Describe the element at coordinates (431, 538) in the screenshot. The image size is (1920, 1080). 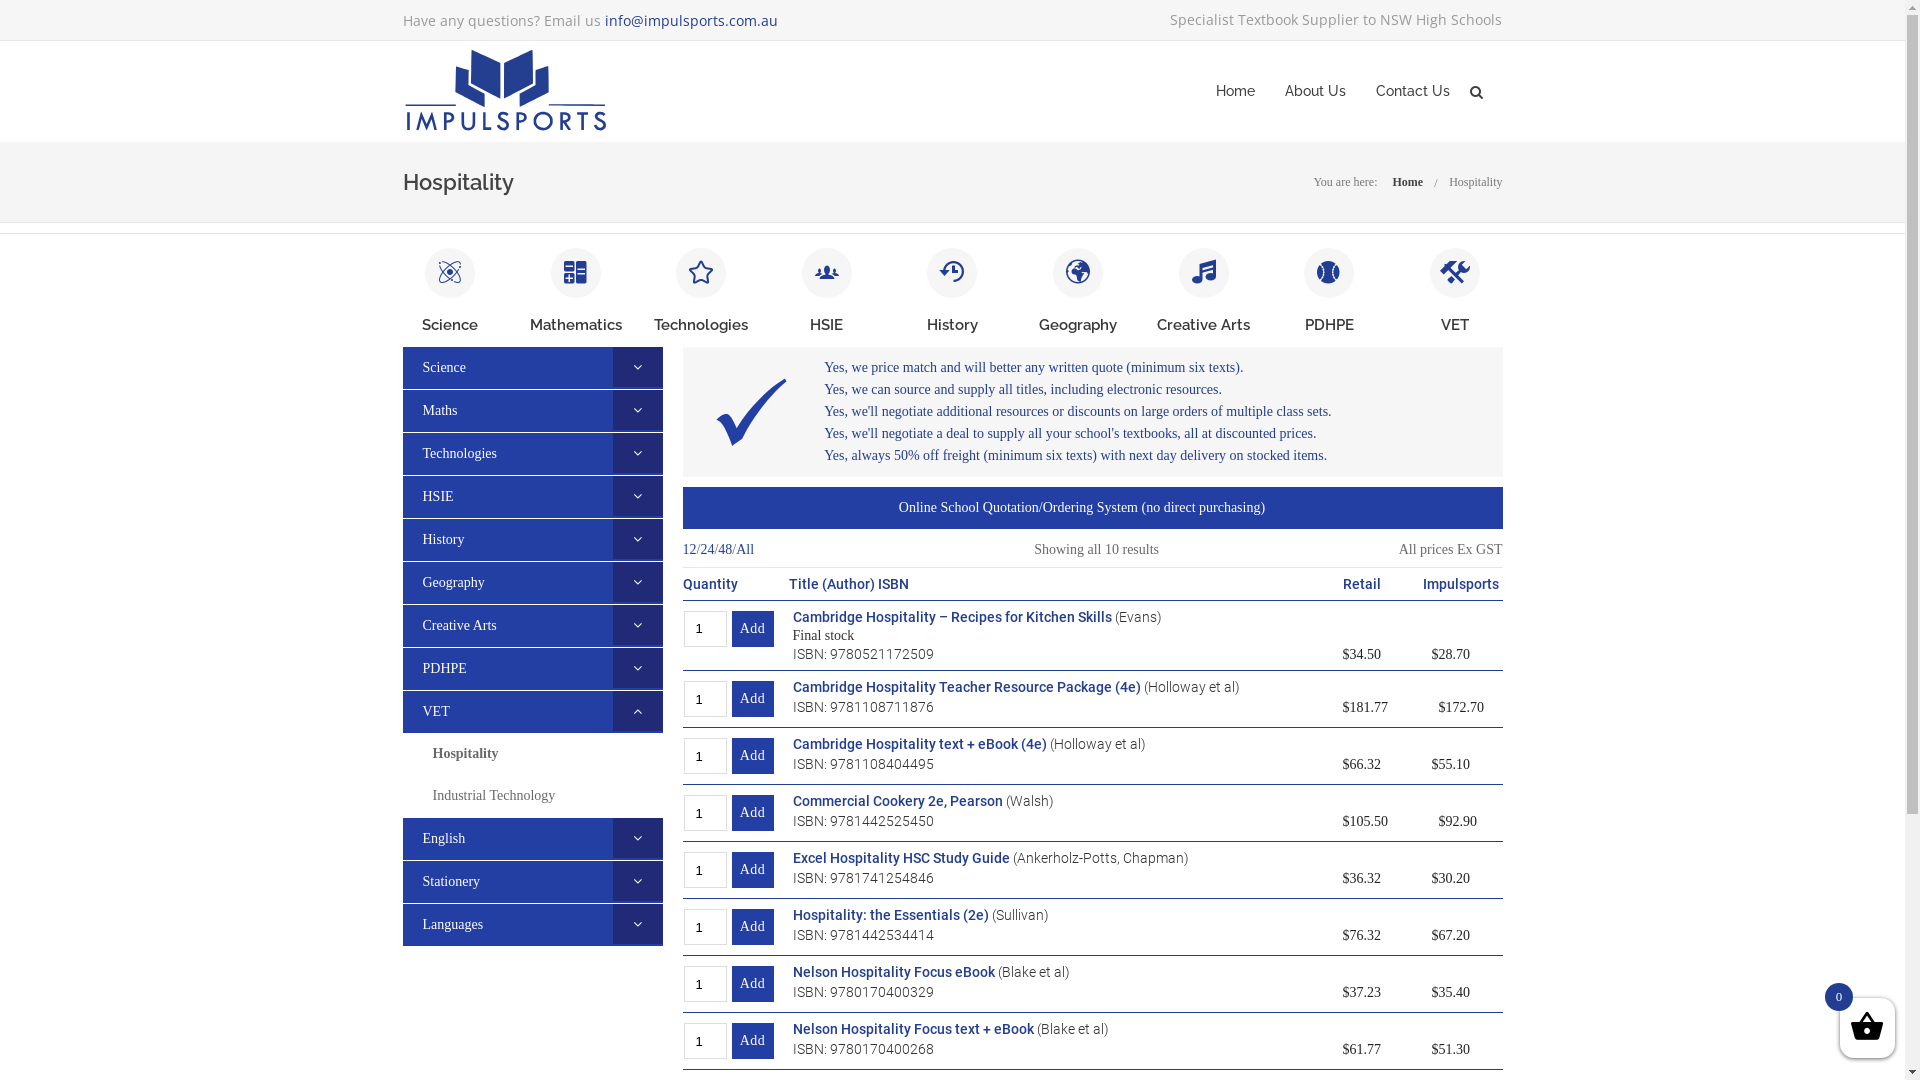
I see `'History'` at that location.